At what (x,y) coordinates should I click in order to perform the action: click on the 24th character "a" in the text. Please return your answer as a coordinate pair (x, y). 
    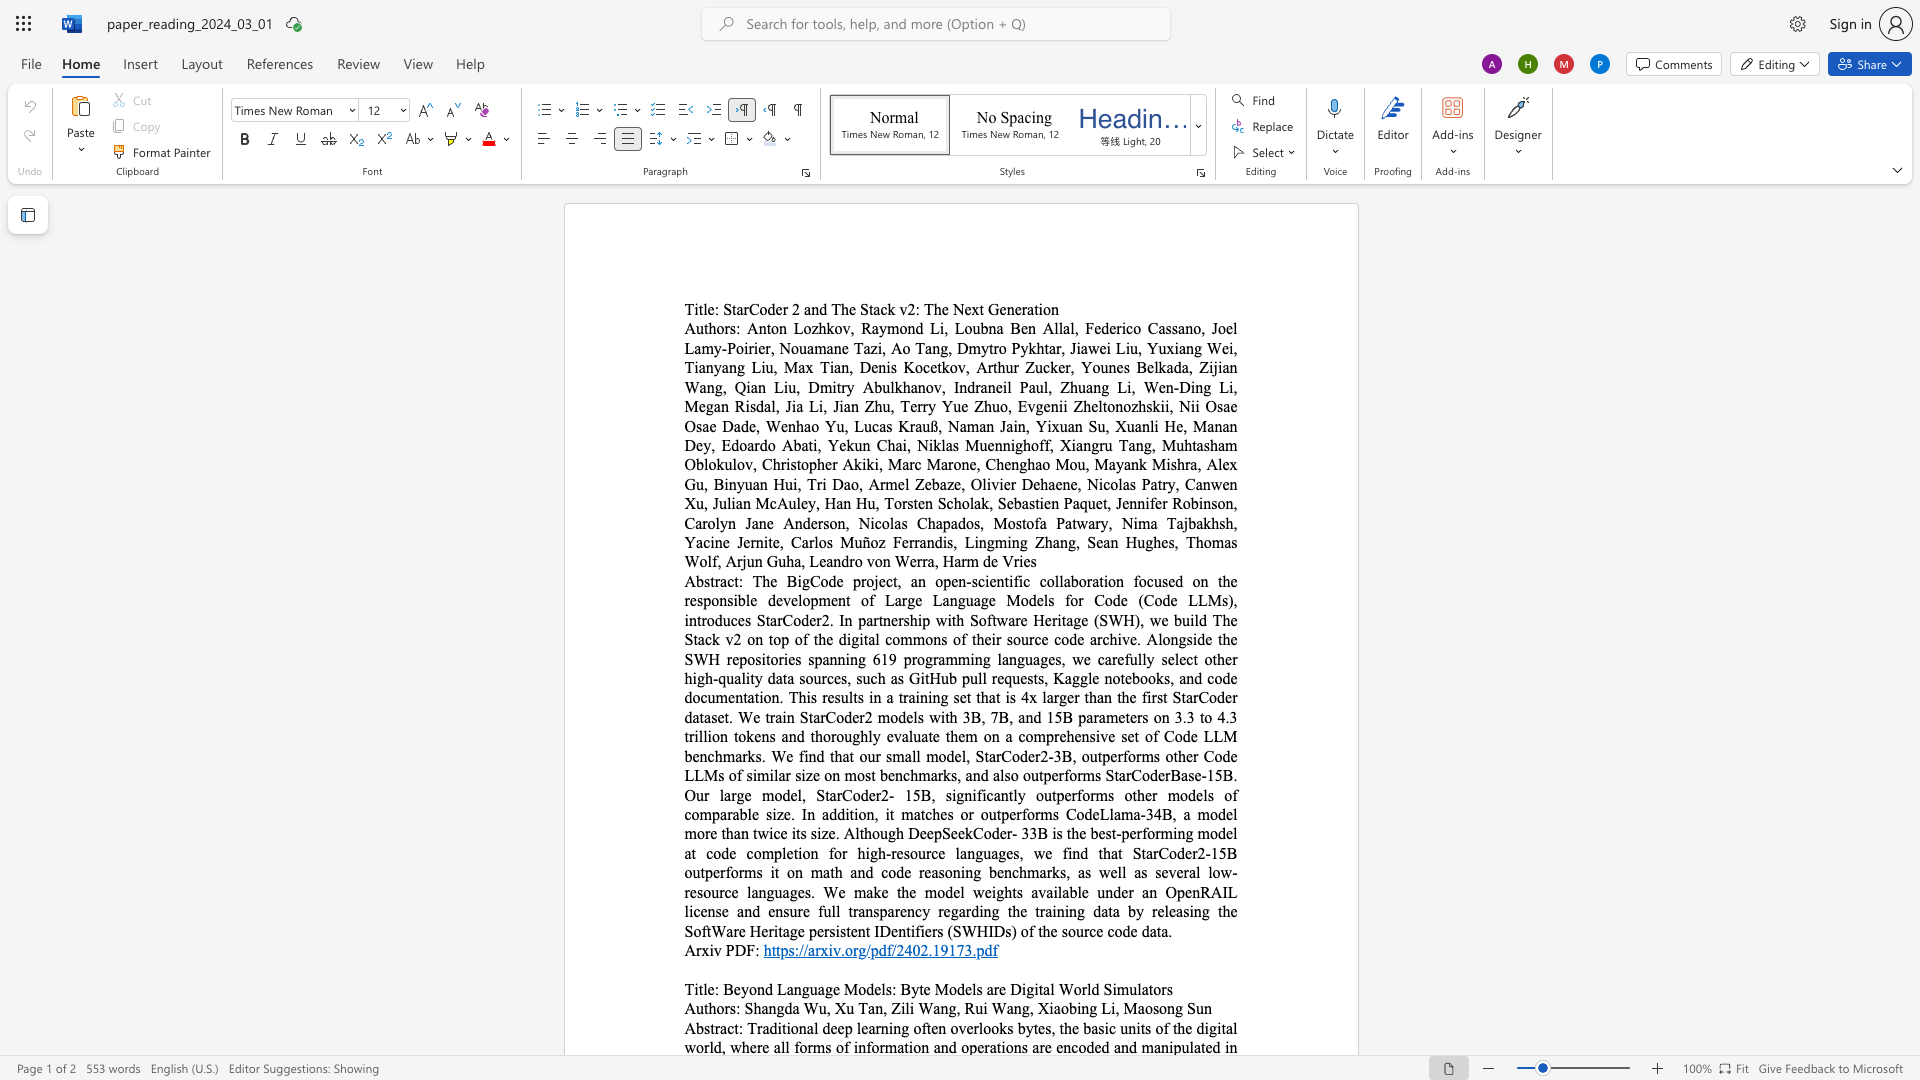
    Looking at the image, I should click on (984, 387).